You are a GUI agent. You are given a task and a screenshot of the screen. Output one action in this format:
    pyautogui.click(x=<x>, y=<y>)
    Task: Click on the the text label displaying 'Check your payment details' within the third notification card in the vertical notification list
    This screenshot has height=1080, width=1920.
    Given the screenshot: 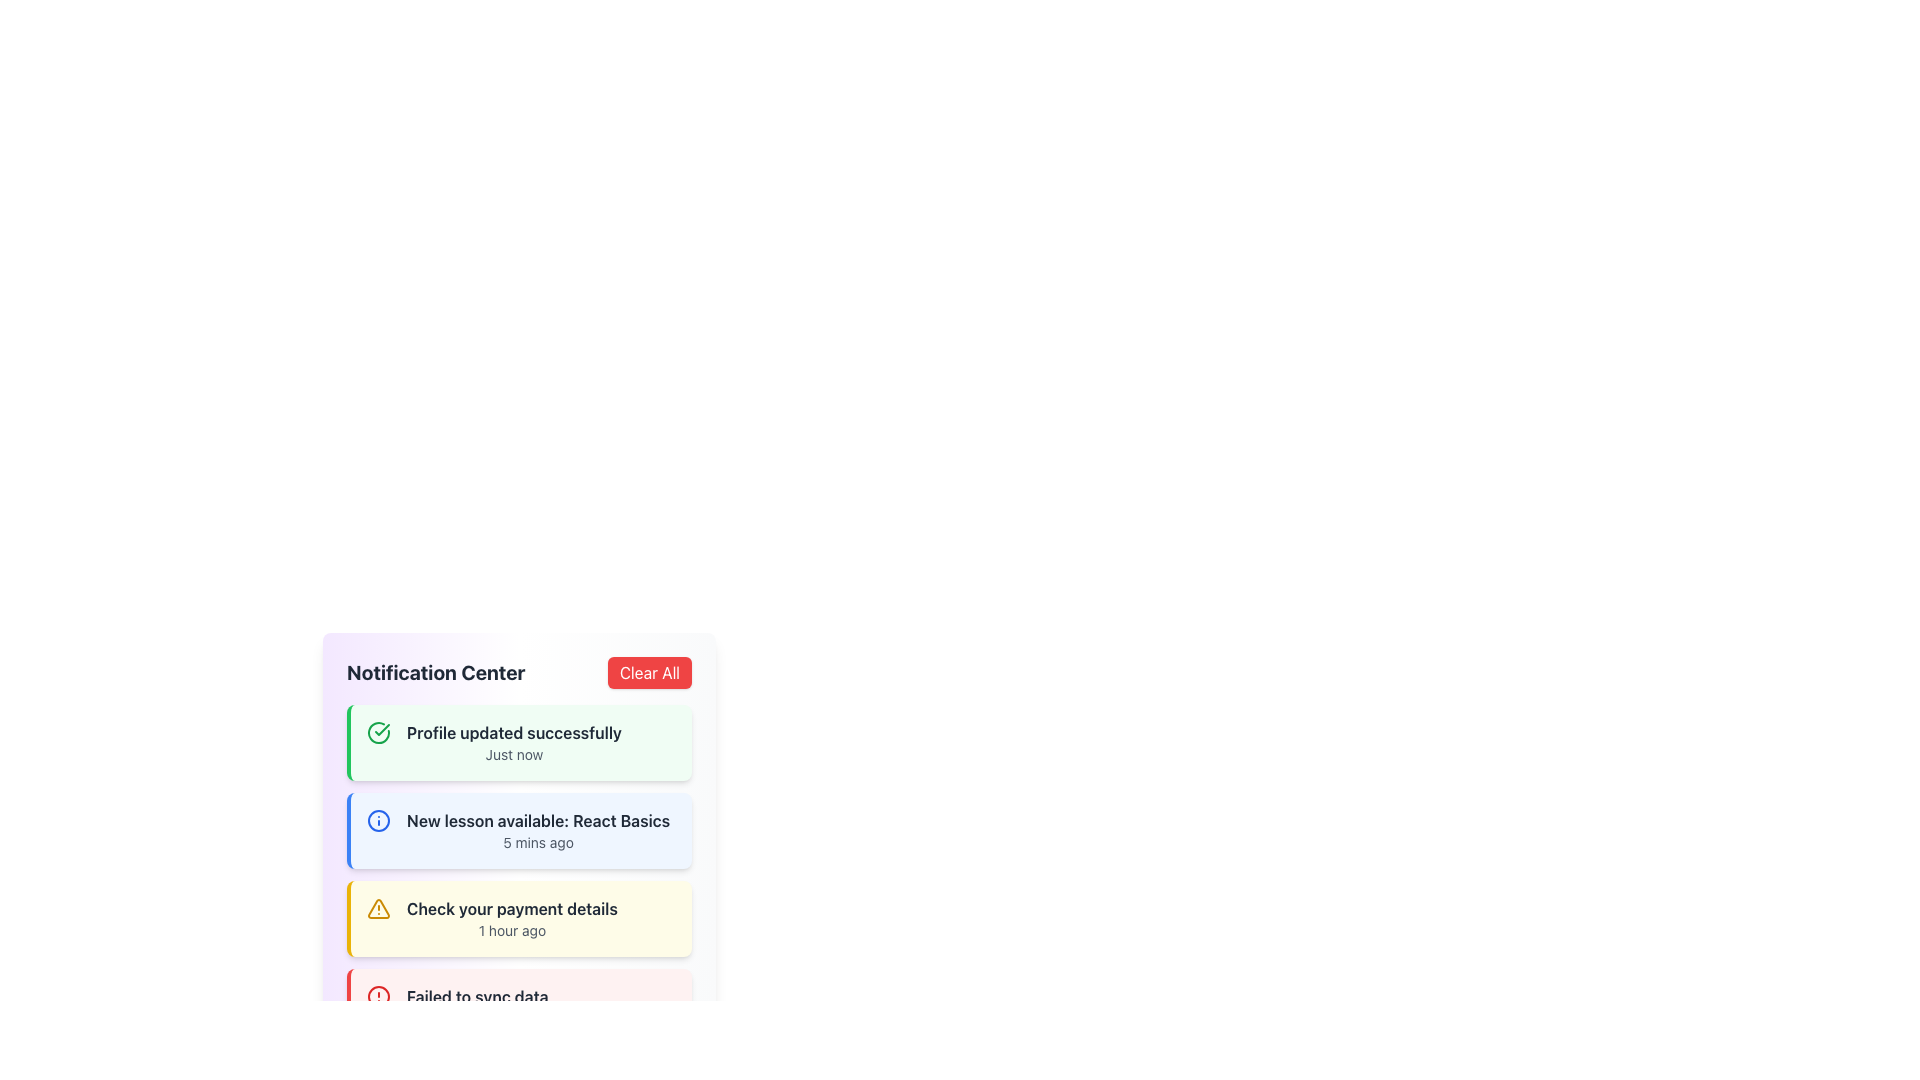 What is the action you would take?
    pyautogui.click(x=512, y=909)
    